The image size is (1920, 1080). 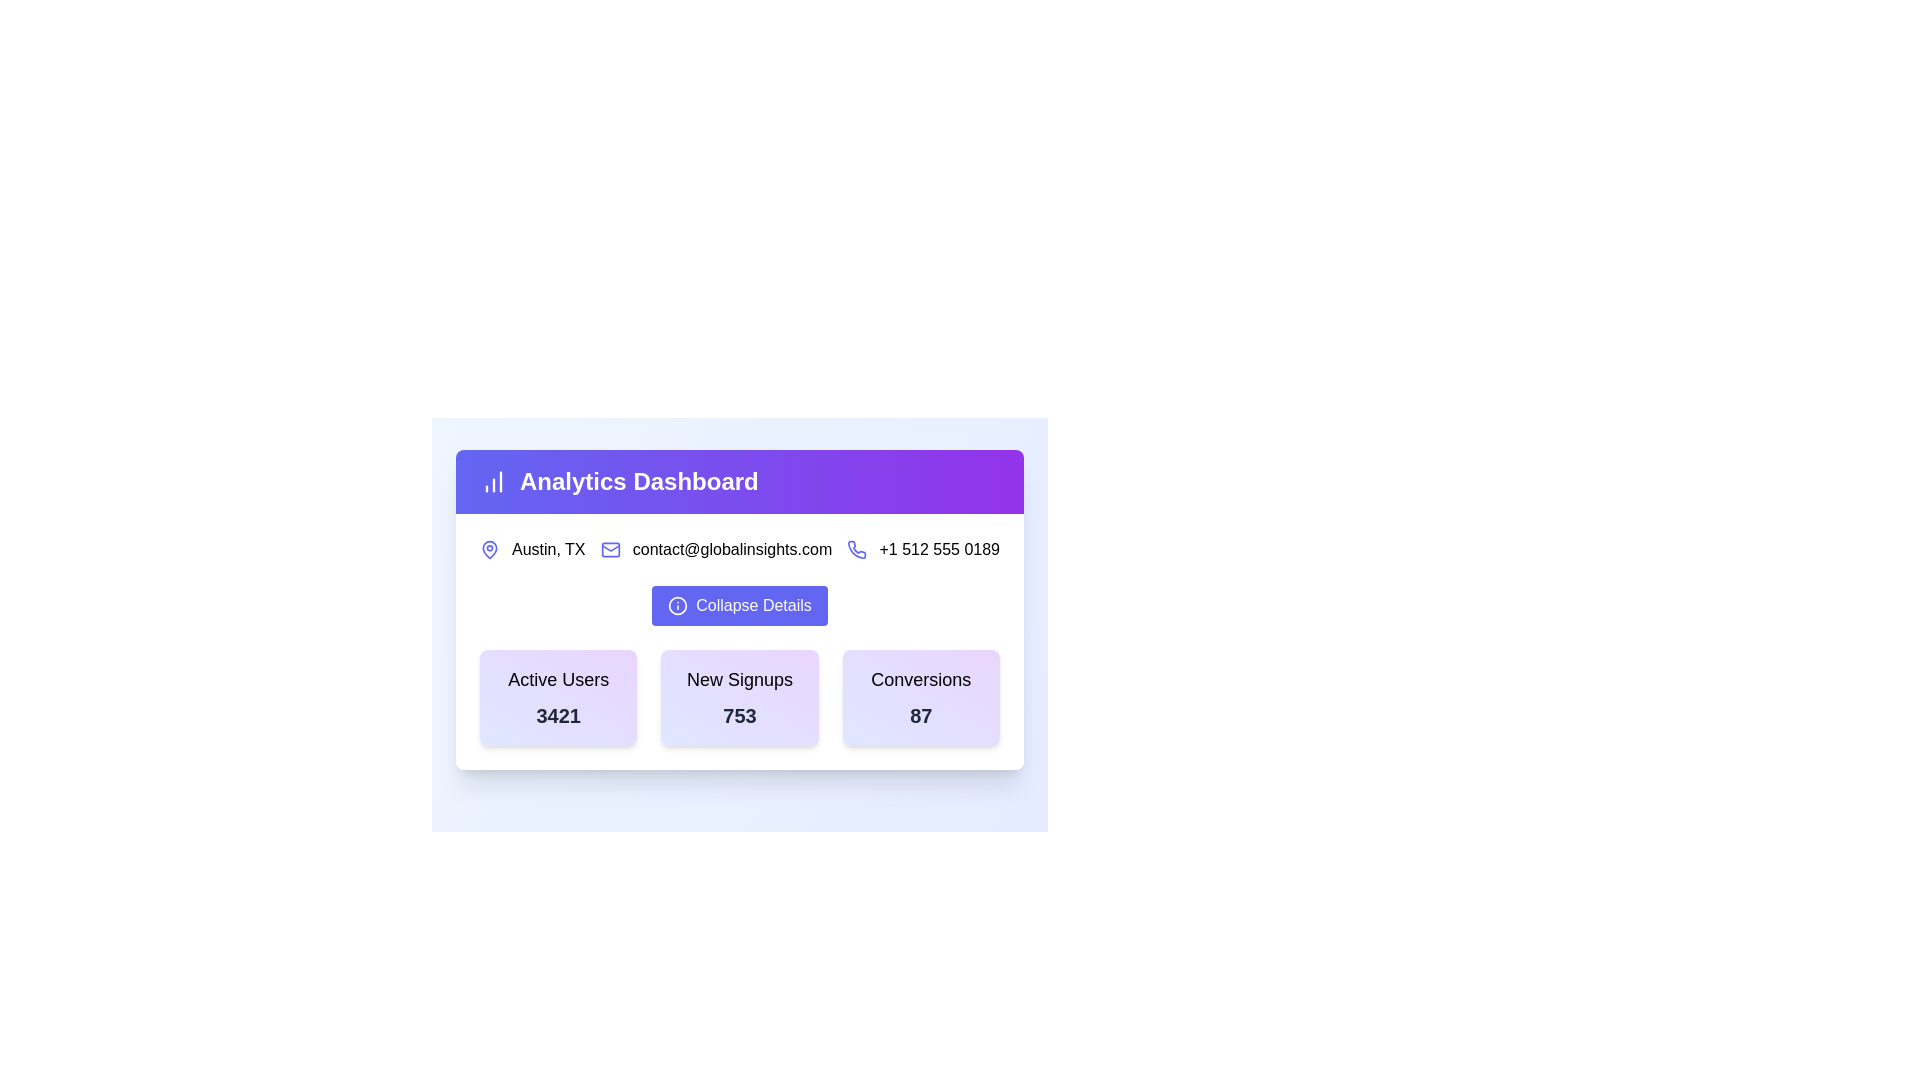 What do you see at coordinates (920, 715) in the screenshot?
I see `displayed numerical value of conversions from the text element located at the bottom-right corner of the analytics dashboard segment, below the label 'Conversions'` at bounding box center [920, 715].